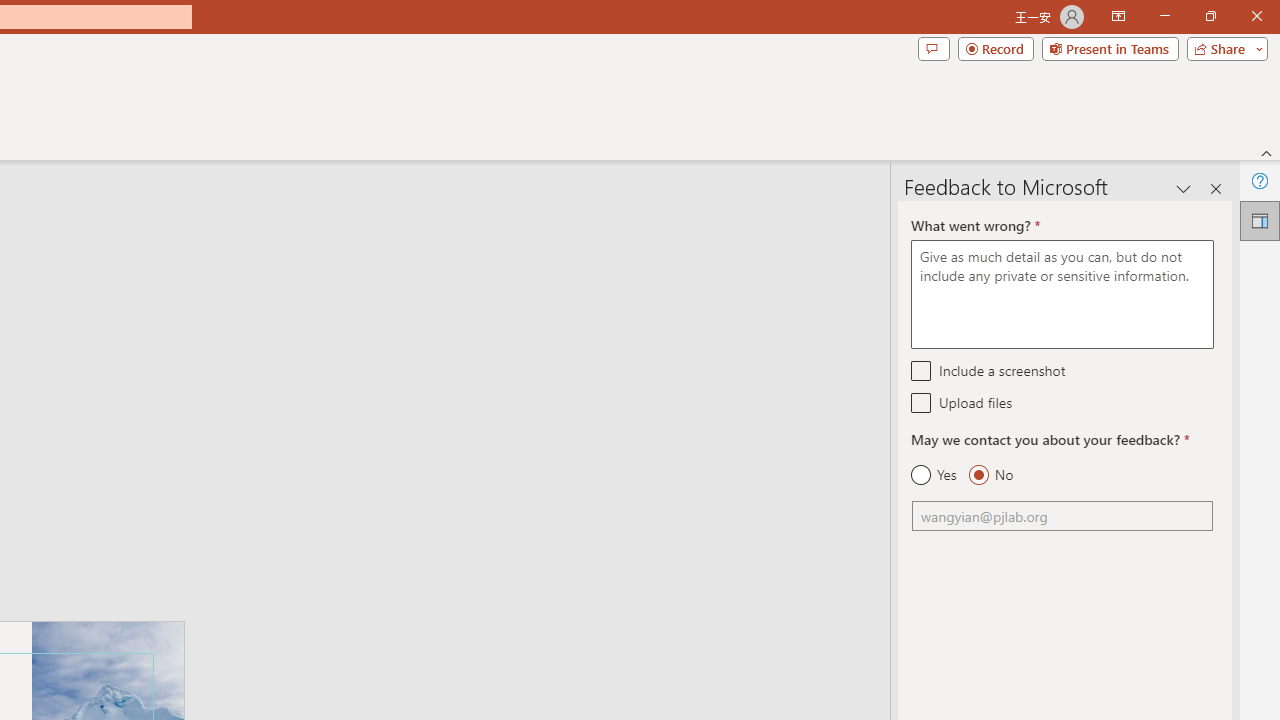 The width and height of the screenshot is (1280, 720). Describe the element at coordinates (1184, 189) in the screenshot. I see `'Task Pane Options'` at that location.